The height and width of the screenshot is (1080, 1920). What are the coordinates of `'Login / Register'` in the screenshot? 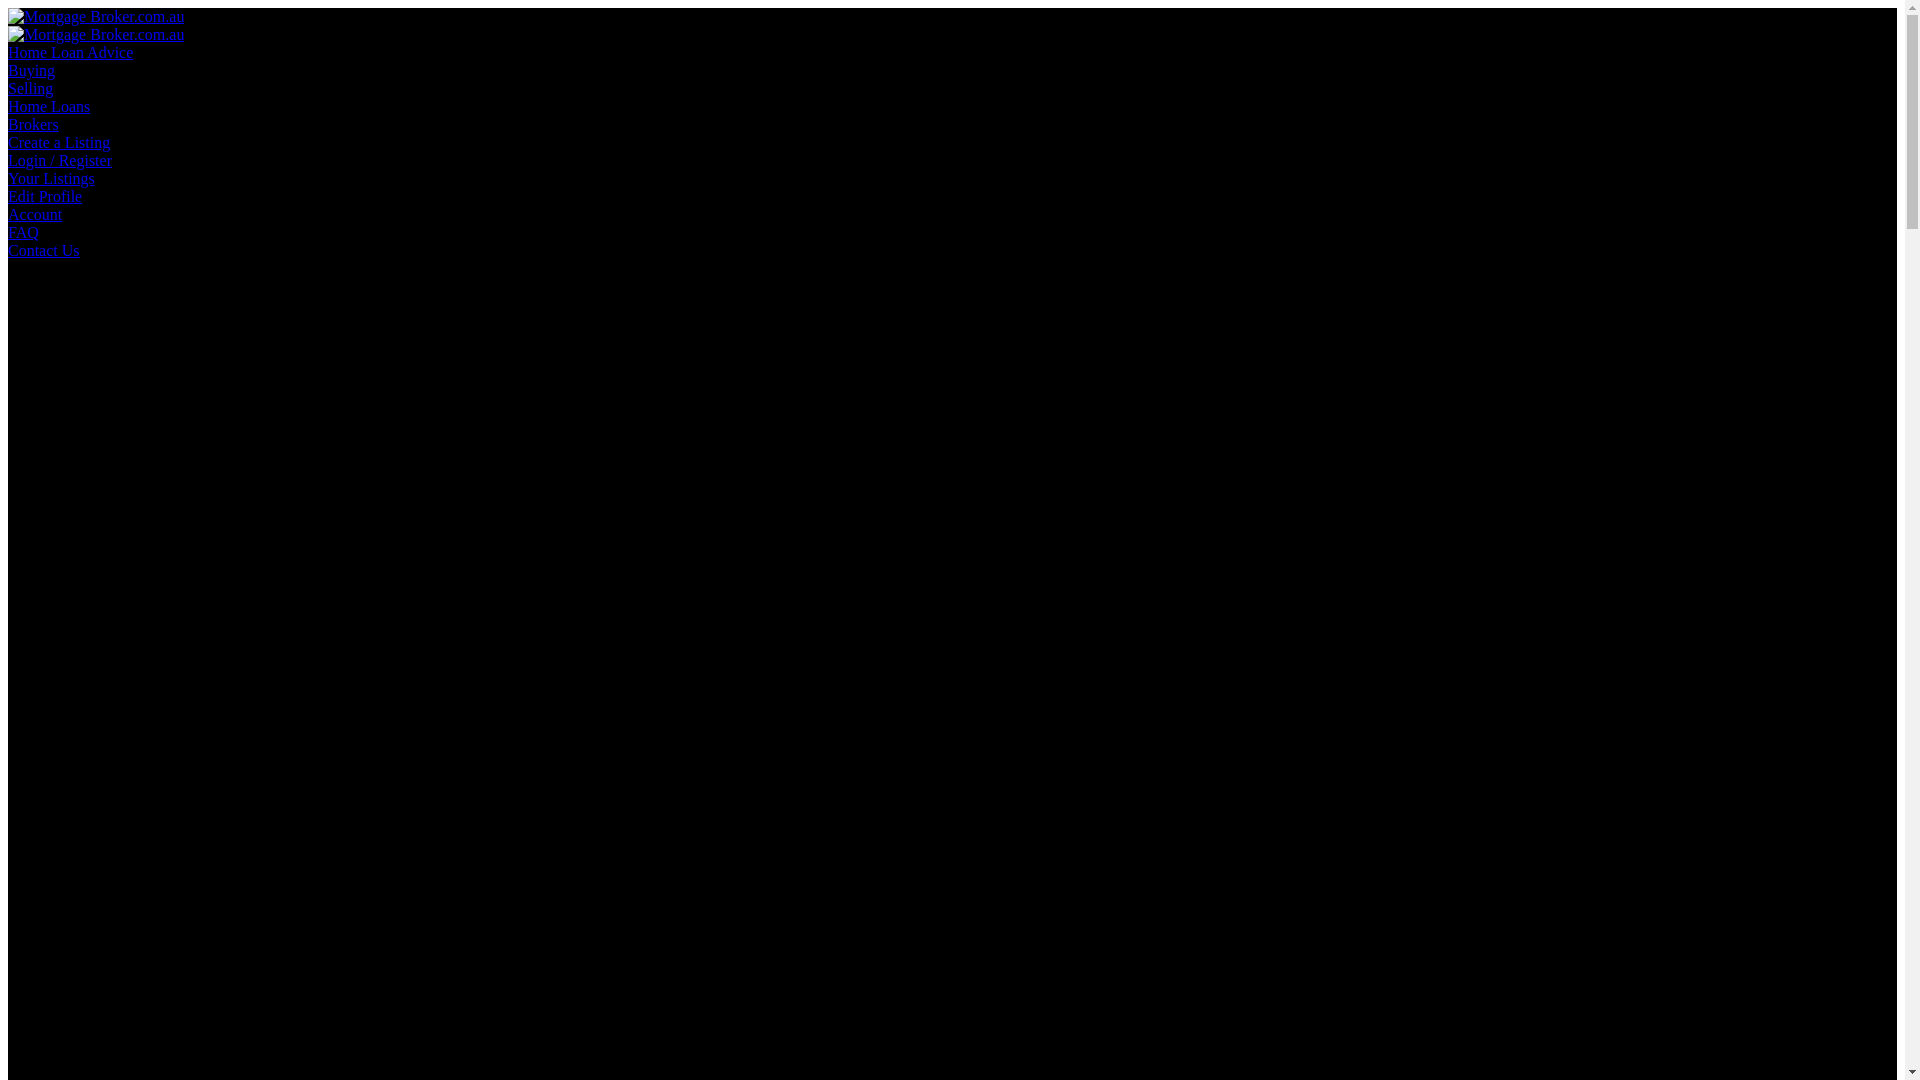 It's located at (59, 159).